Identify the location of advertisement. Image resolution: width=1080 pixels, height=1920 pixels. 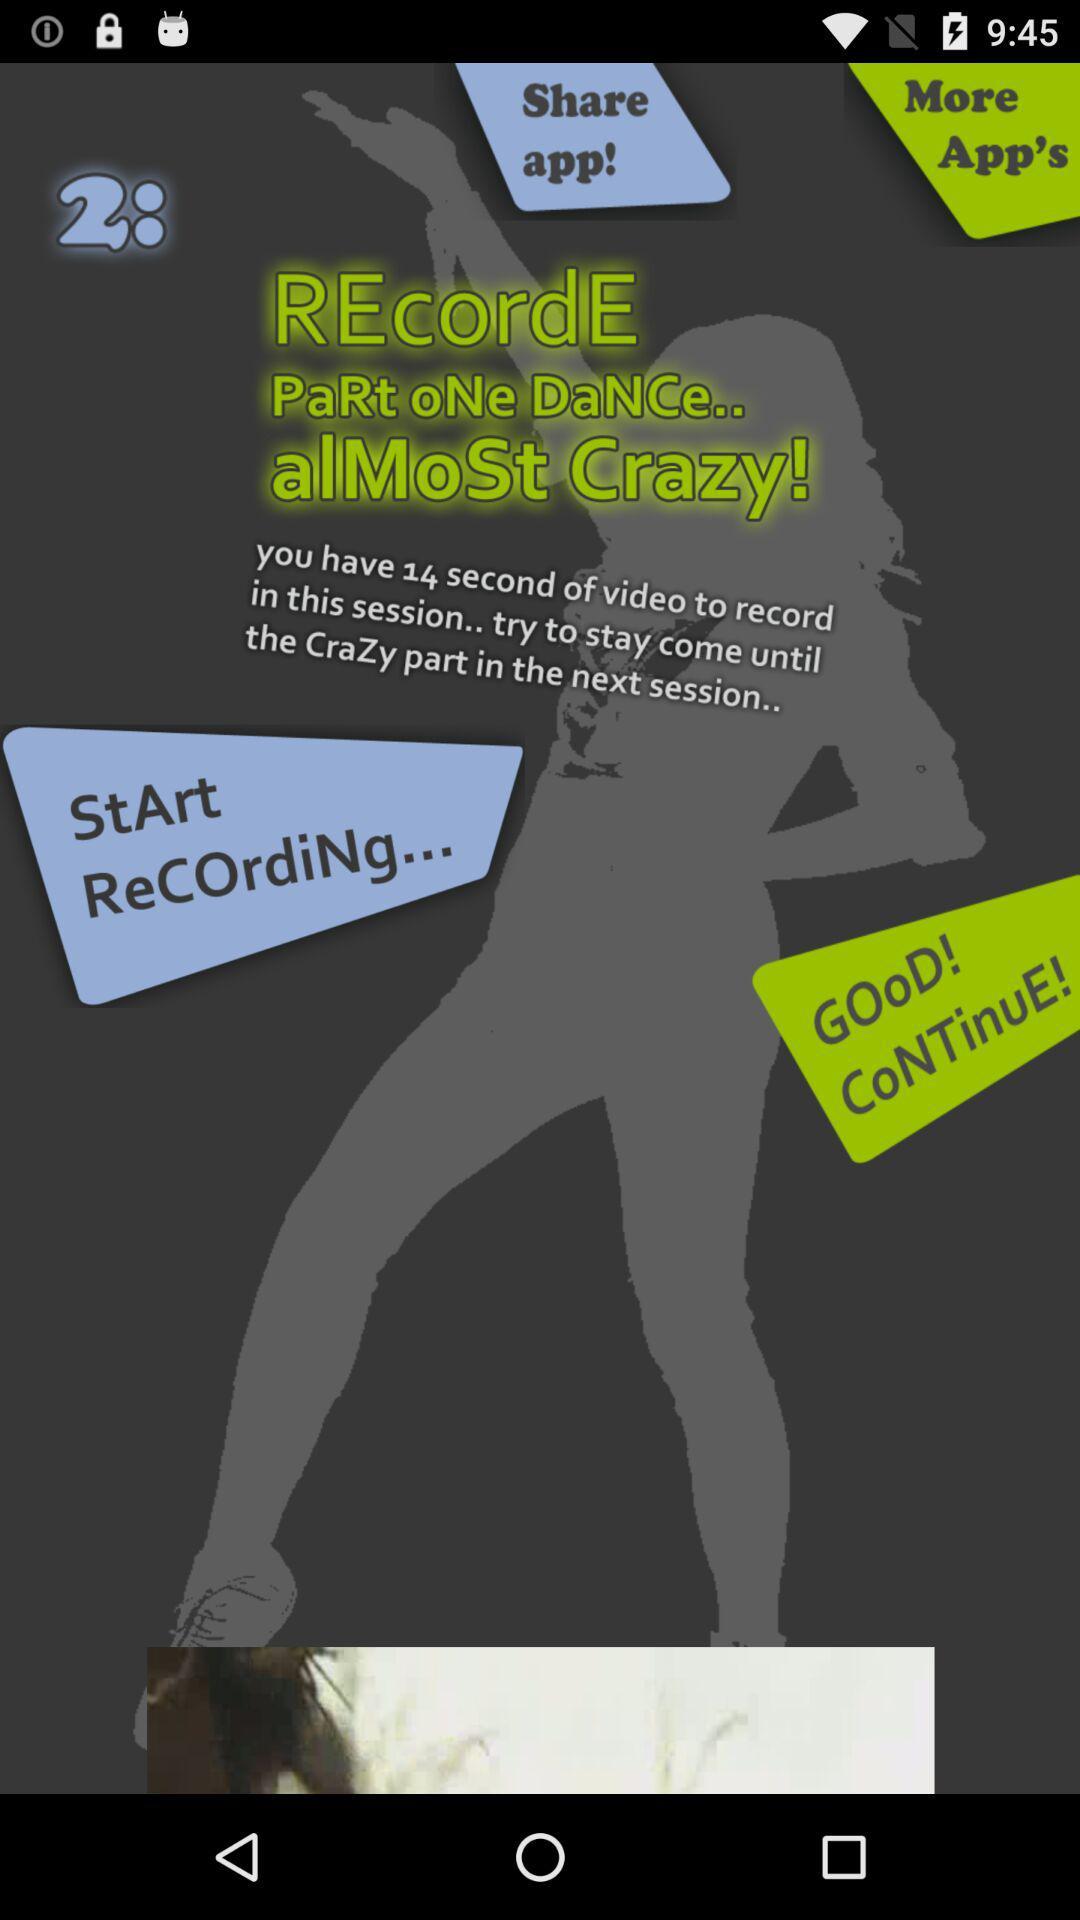
(540, 1719).